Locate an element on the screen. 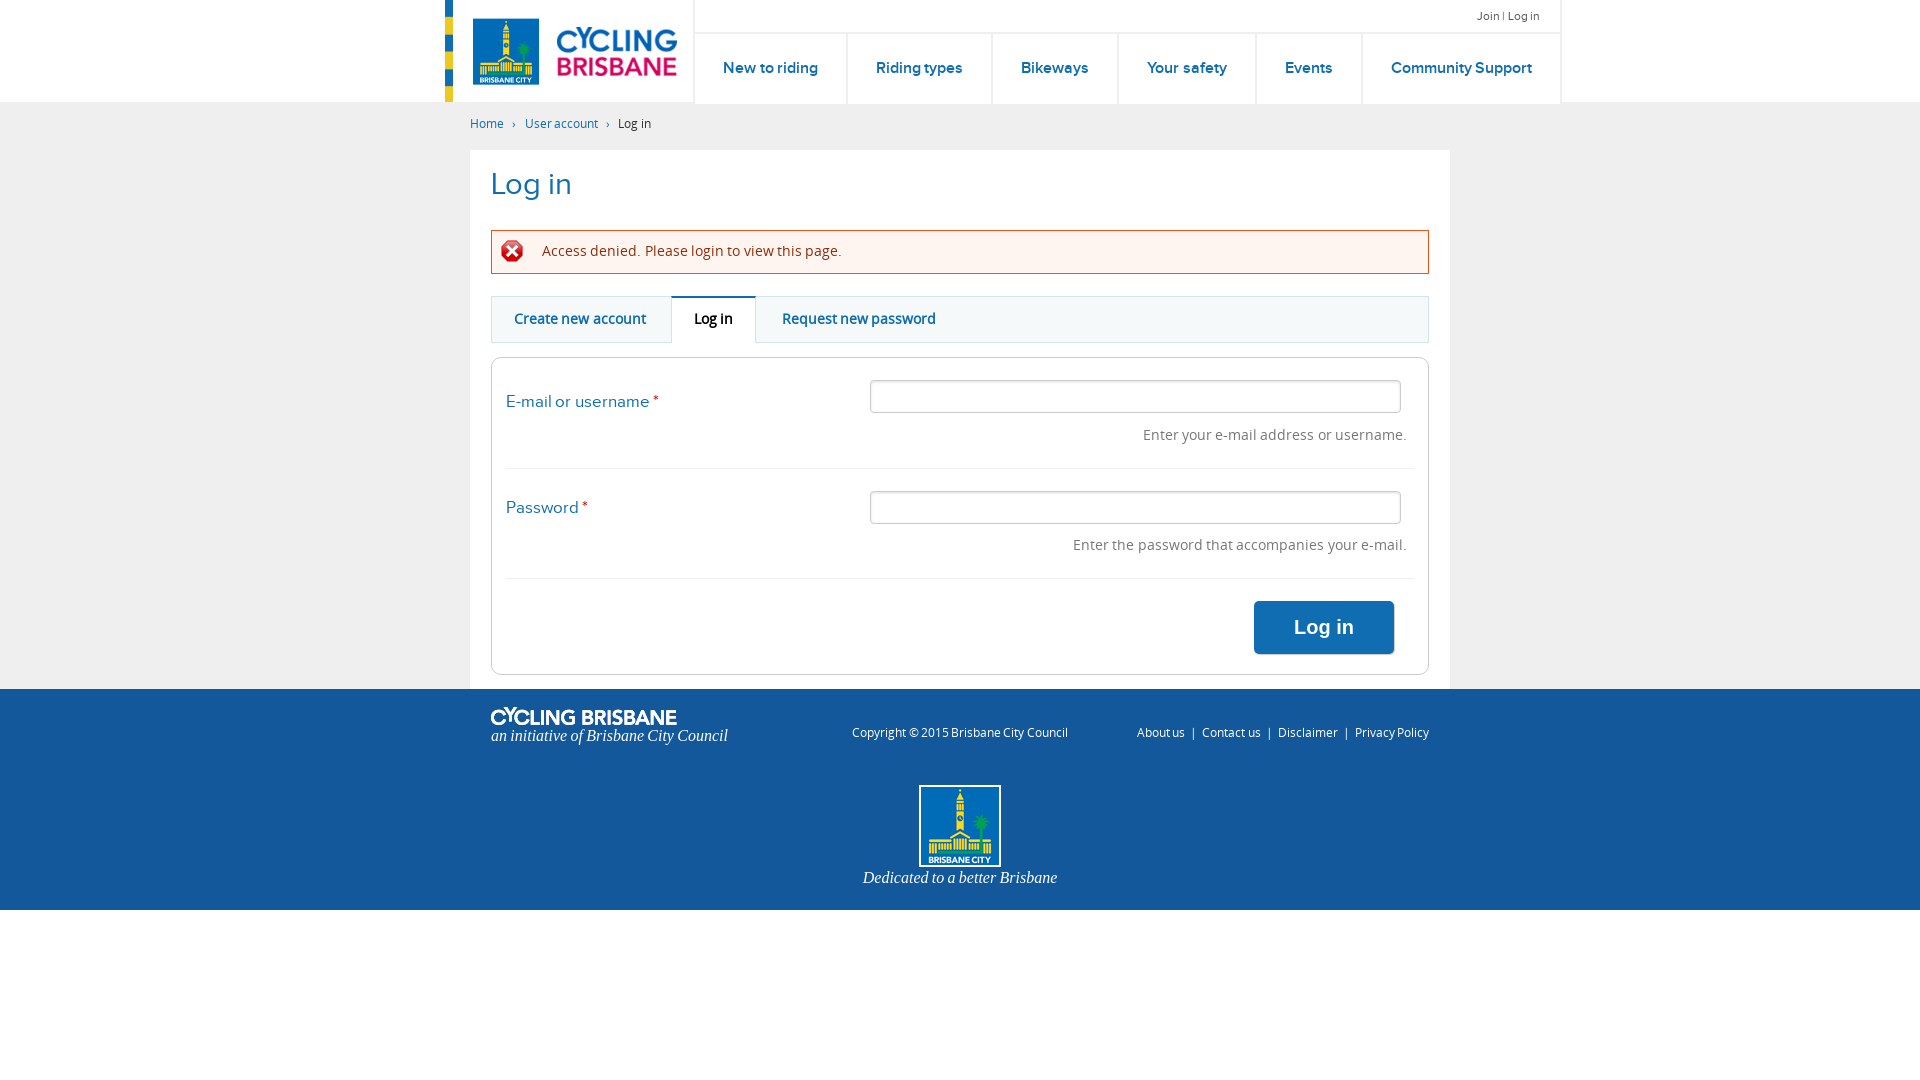  'Home' is located at coordinates (489, 123).